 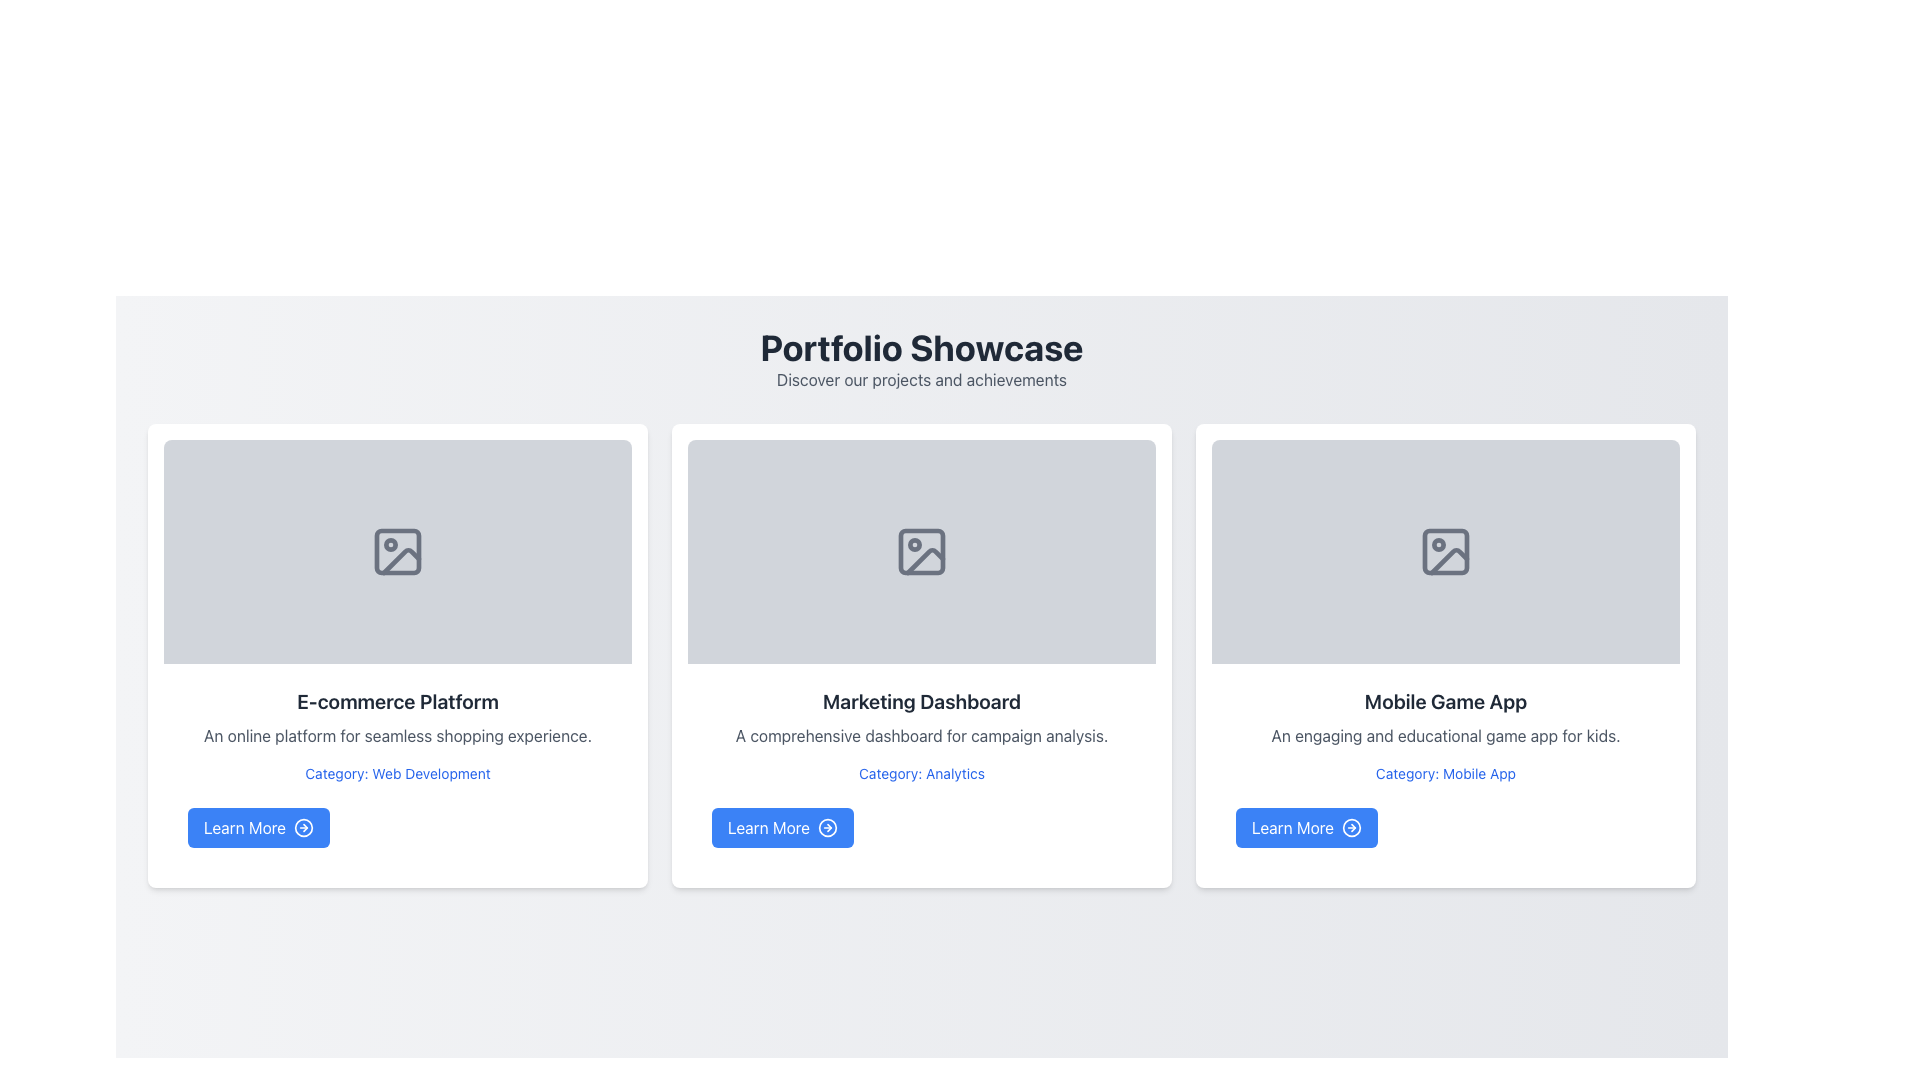 I want to click on the SVG Circle Component that visually complements the 'Learn More' button in the 'Mobile Game App' section, so click(x=1352, y=828).